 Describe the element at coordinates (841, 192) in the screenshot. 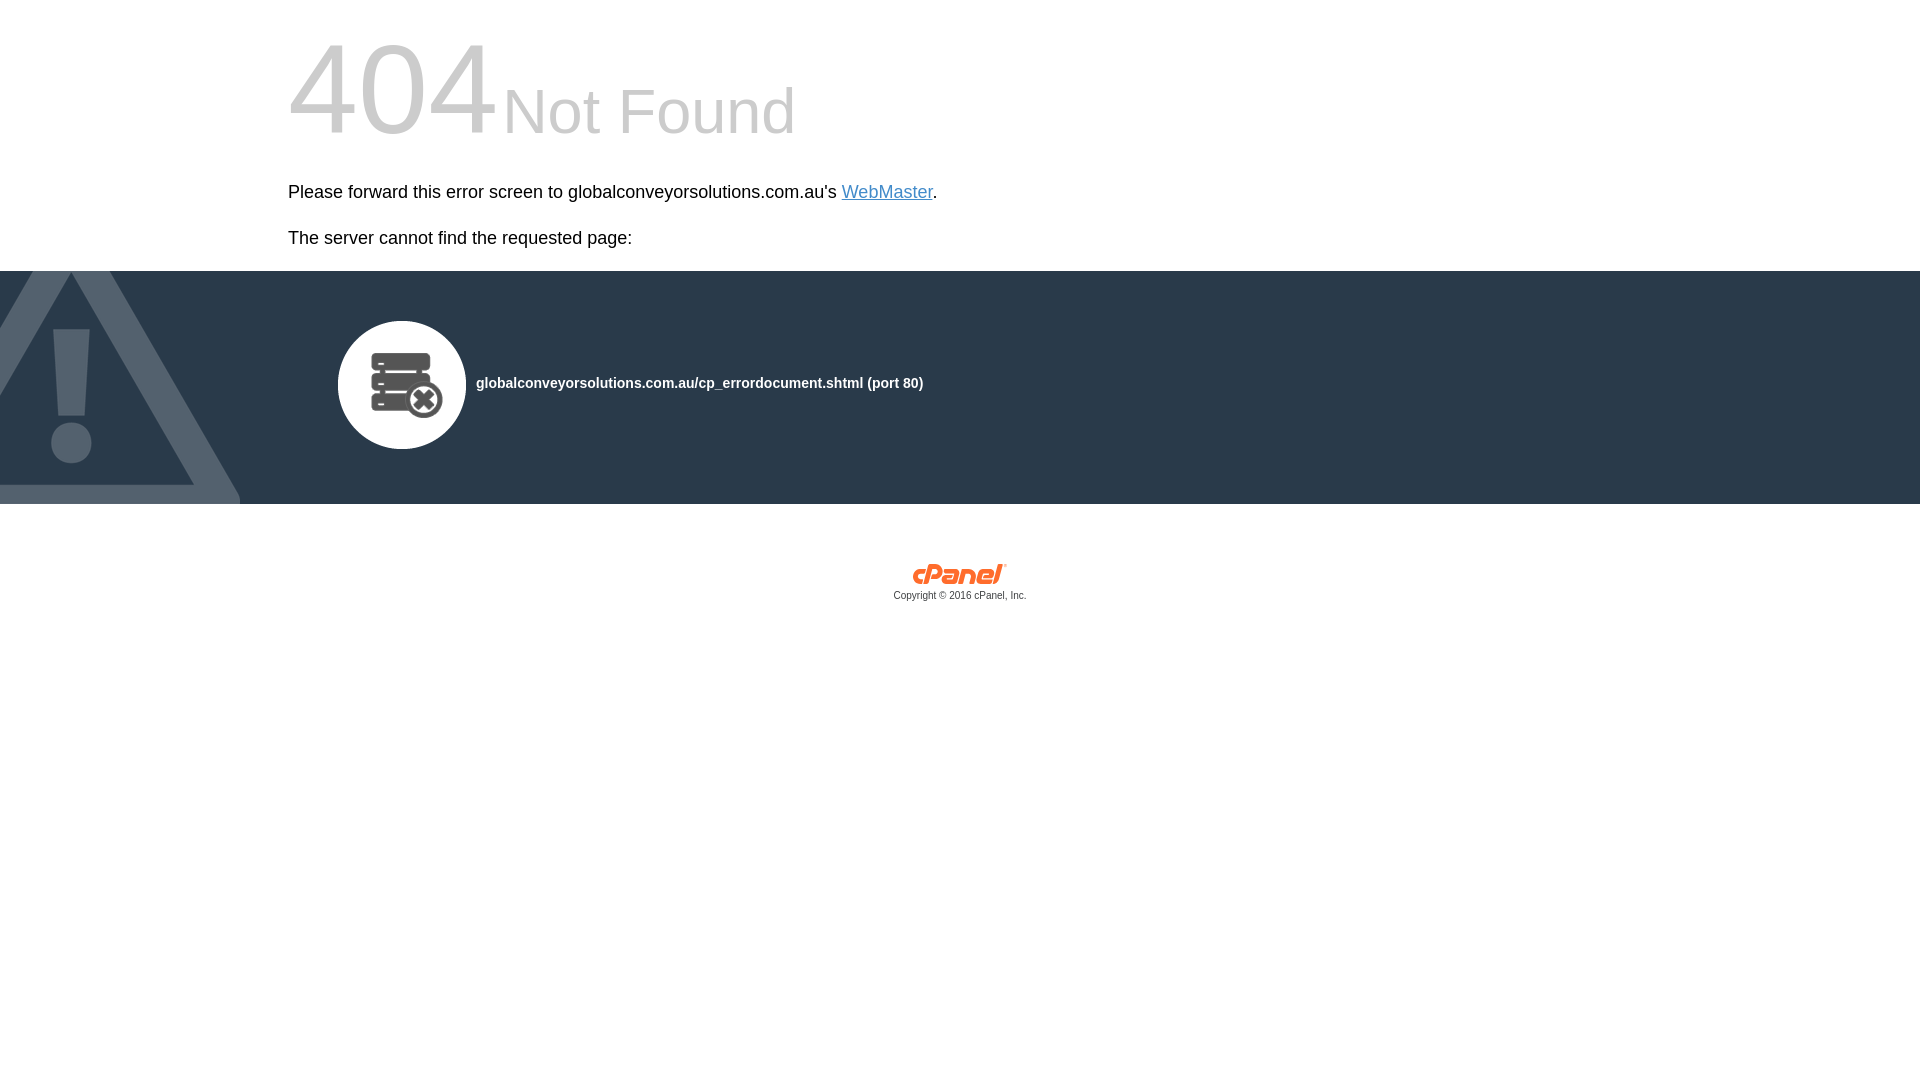

I see `'WebMaster'` at that location.